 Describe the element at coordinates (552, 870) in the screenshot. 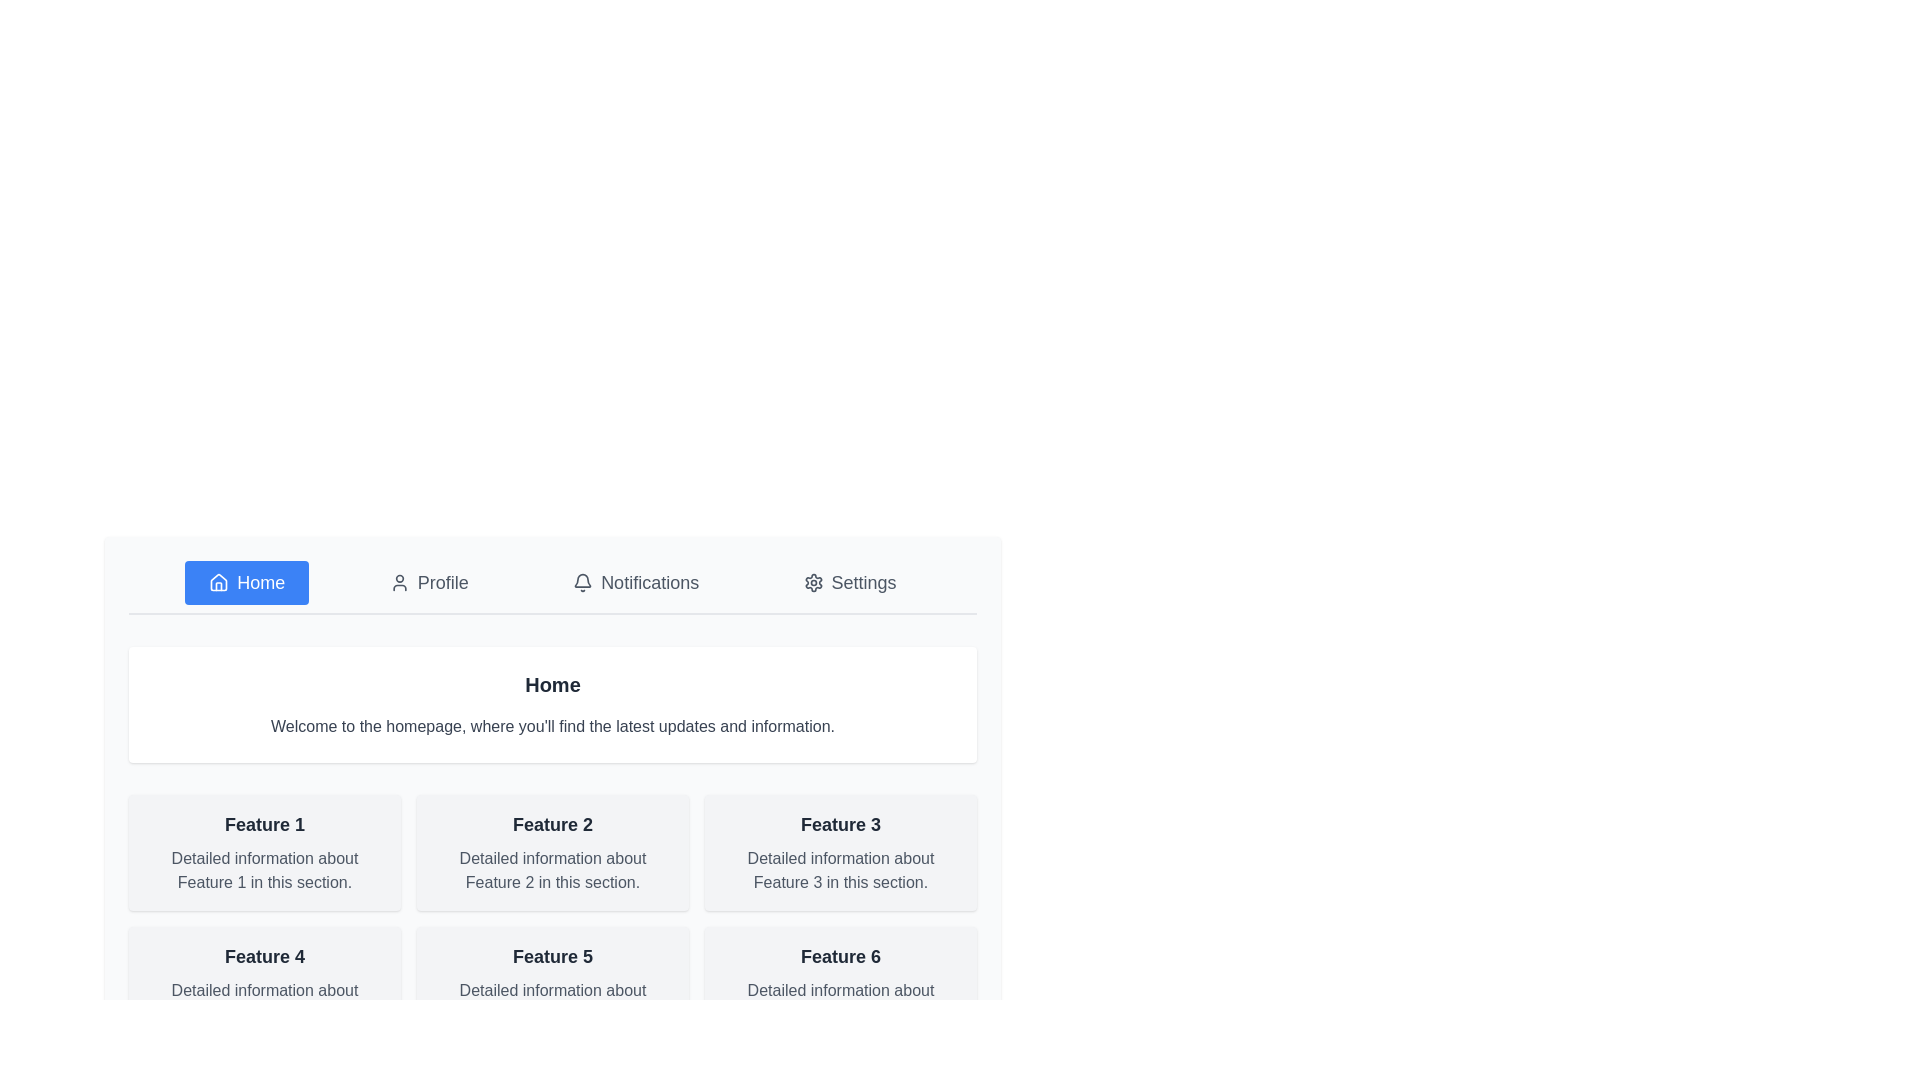

I see `the text label displaying 'Detailed information about Feature 2 in this section.' styled in gray font, located below the heading 'Feature 2' within a card in the second column of a grid layout` at that location.